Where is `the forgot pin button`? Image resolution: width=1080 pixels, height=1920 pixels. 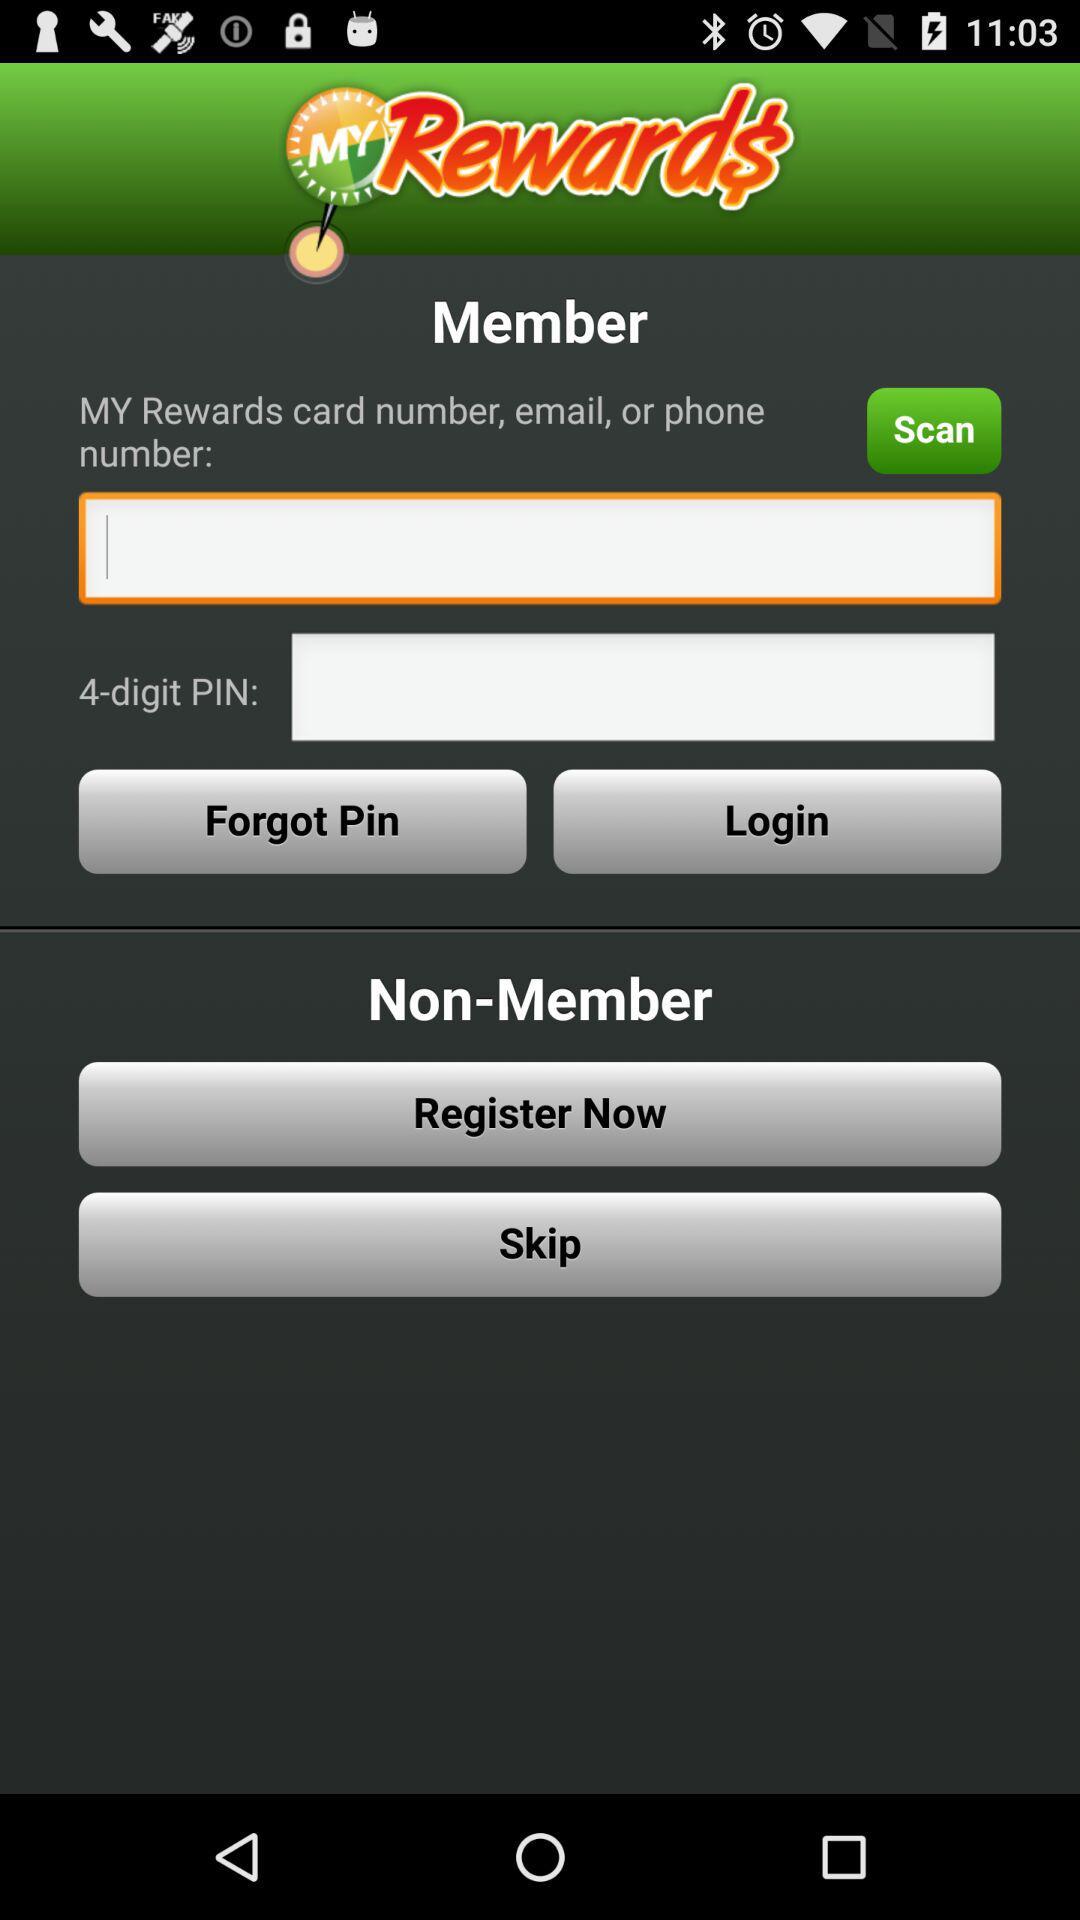 the forgot pin button is located at coordinates (302, 821).